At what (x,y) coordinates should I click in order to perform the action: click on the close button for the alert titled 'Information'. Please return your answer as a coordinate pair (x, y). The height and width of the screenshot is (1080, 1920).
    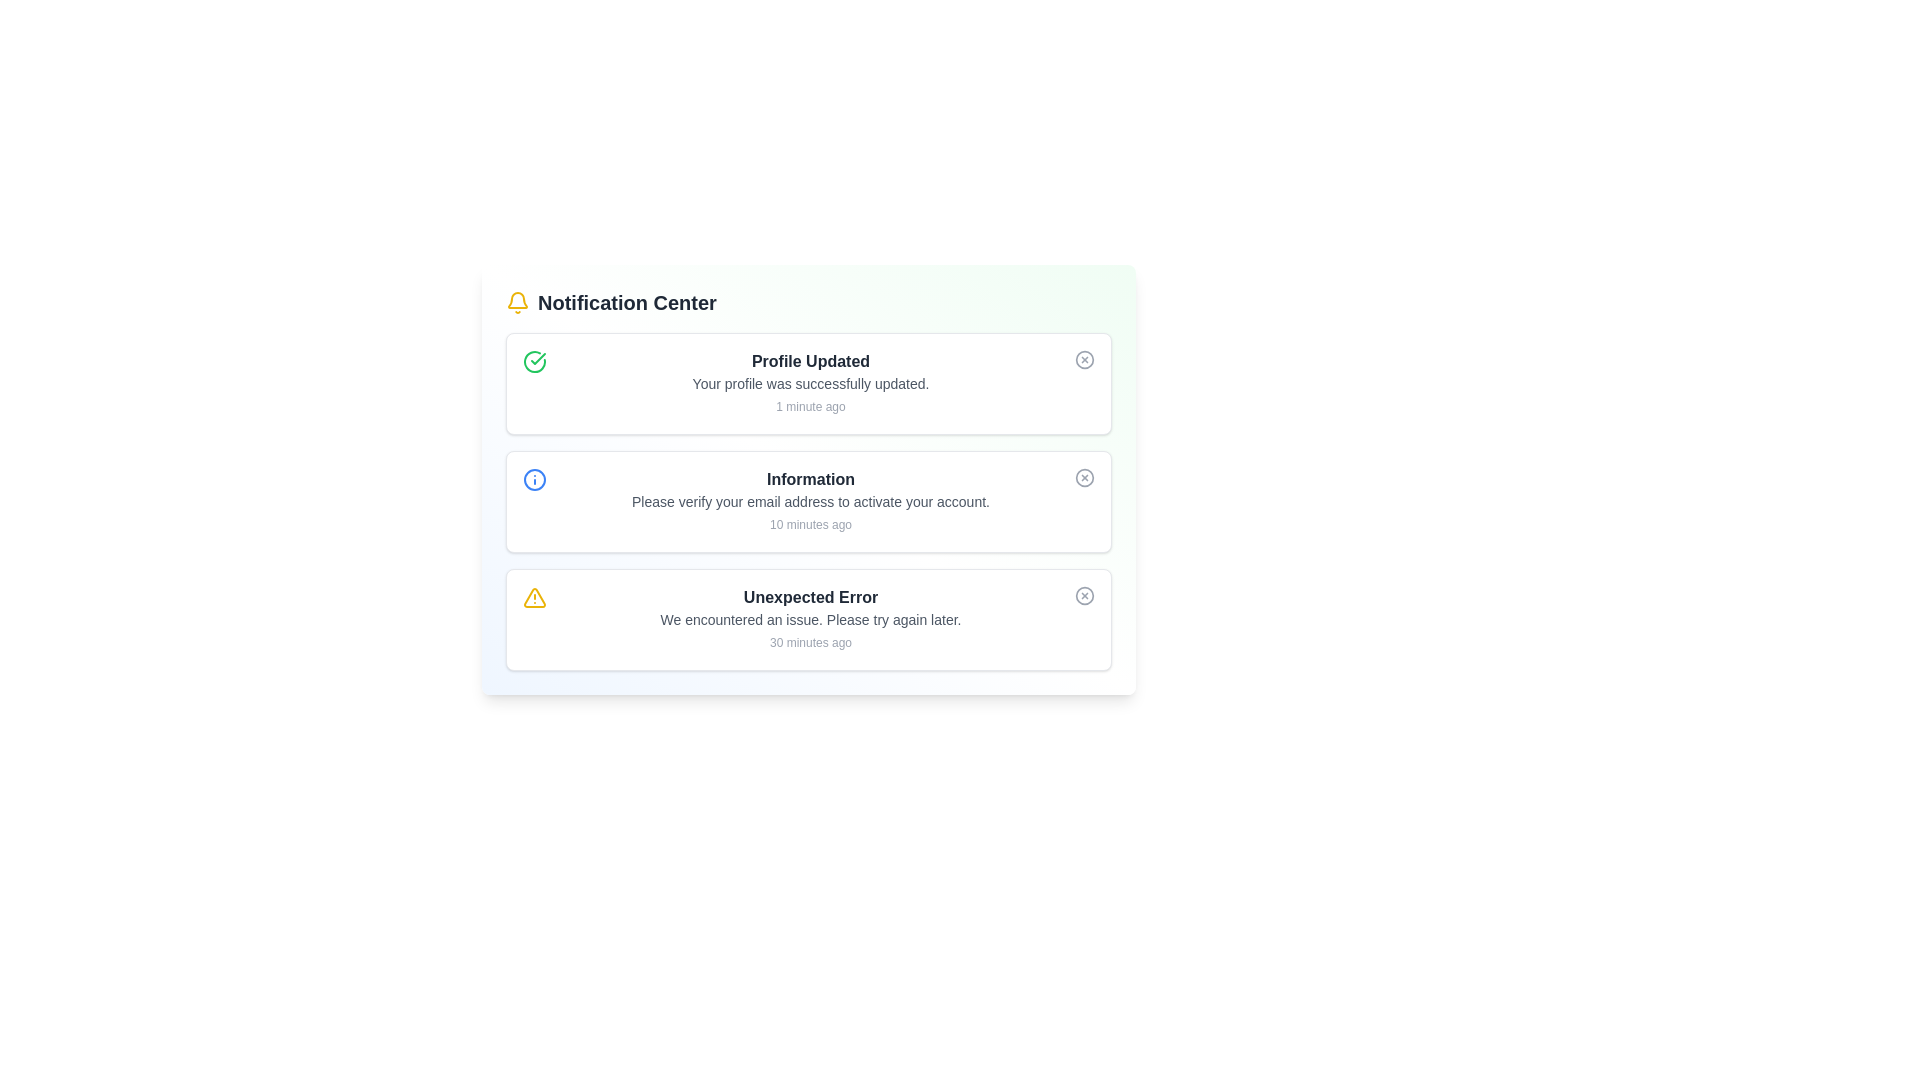
    Looking at the image, I should click on (1083, 478).